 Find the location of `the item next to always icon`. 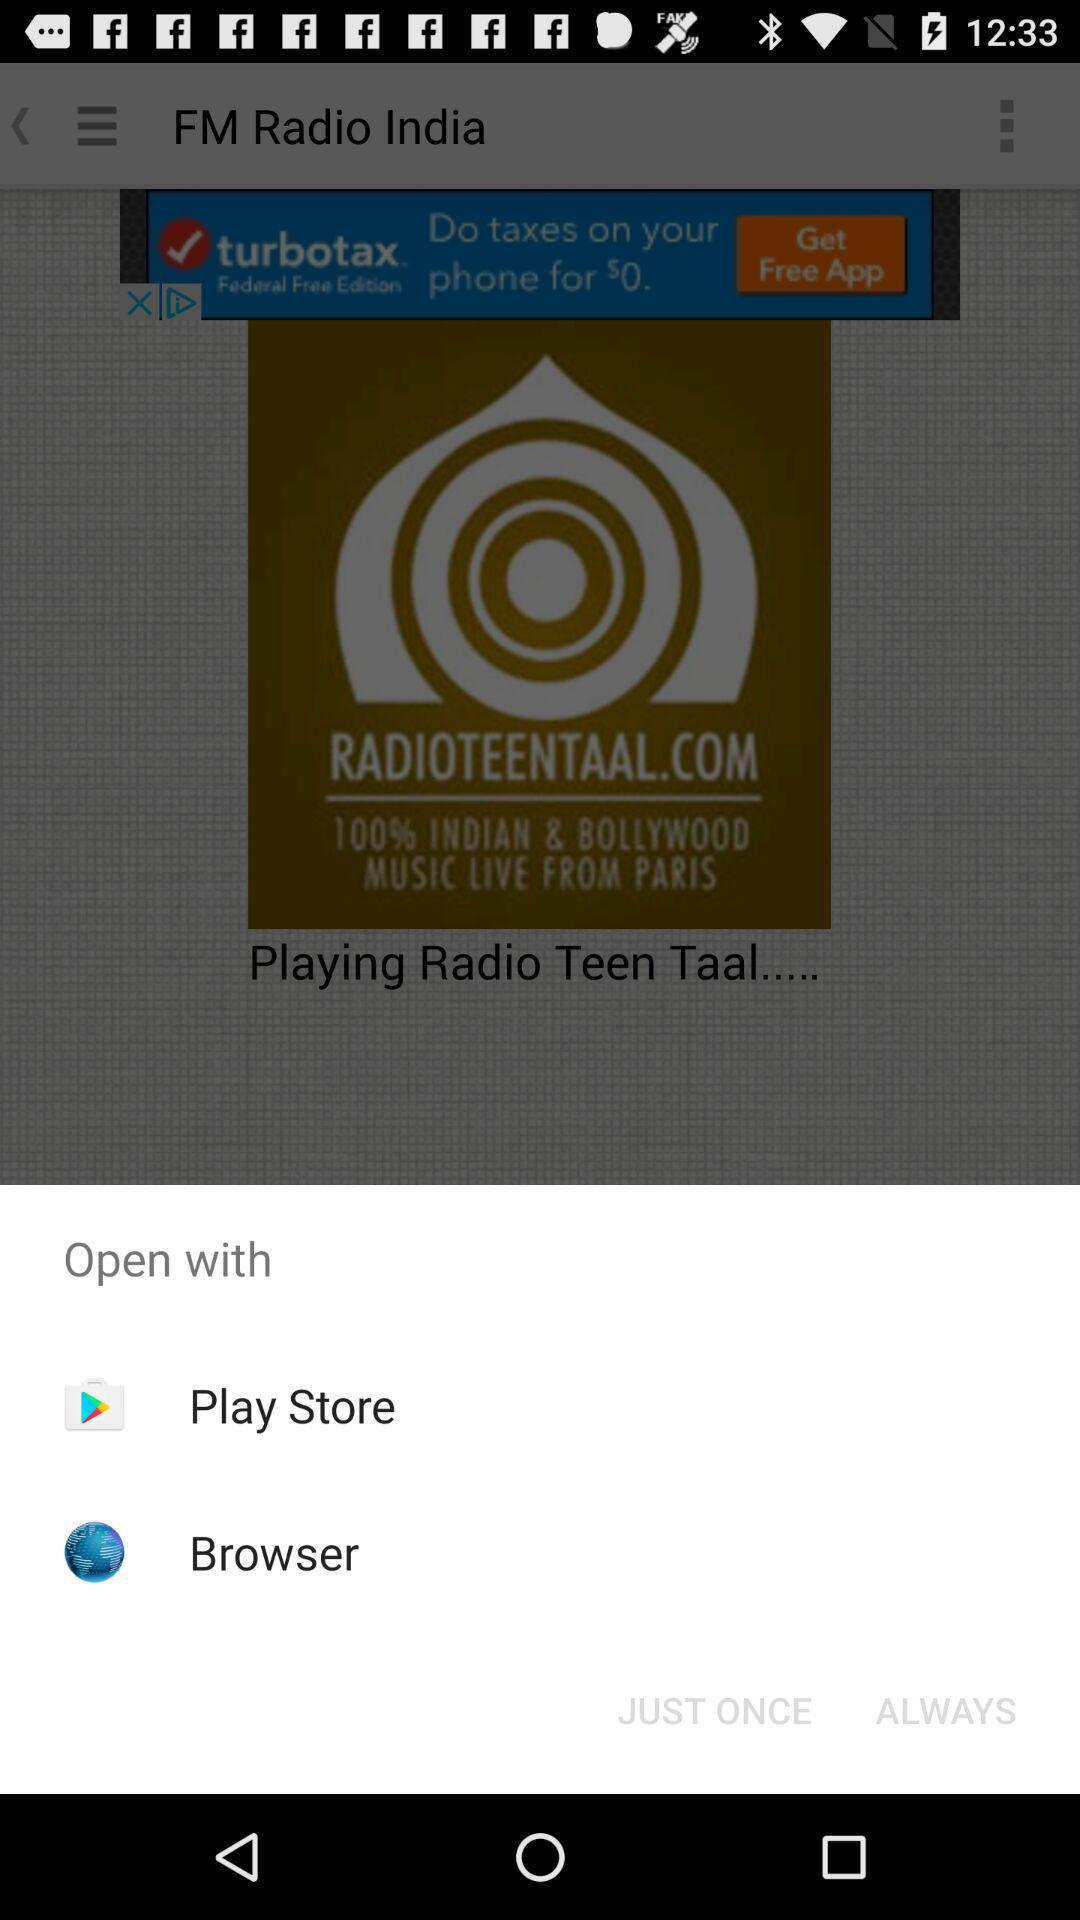

the item next to always icon is located at coordinates (713, 1708).